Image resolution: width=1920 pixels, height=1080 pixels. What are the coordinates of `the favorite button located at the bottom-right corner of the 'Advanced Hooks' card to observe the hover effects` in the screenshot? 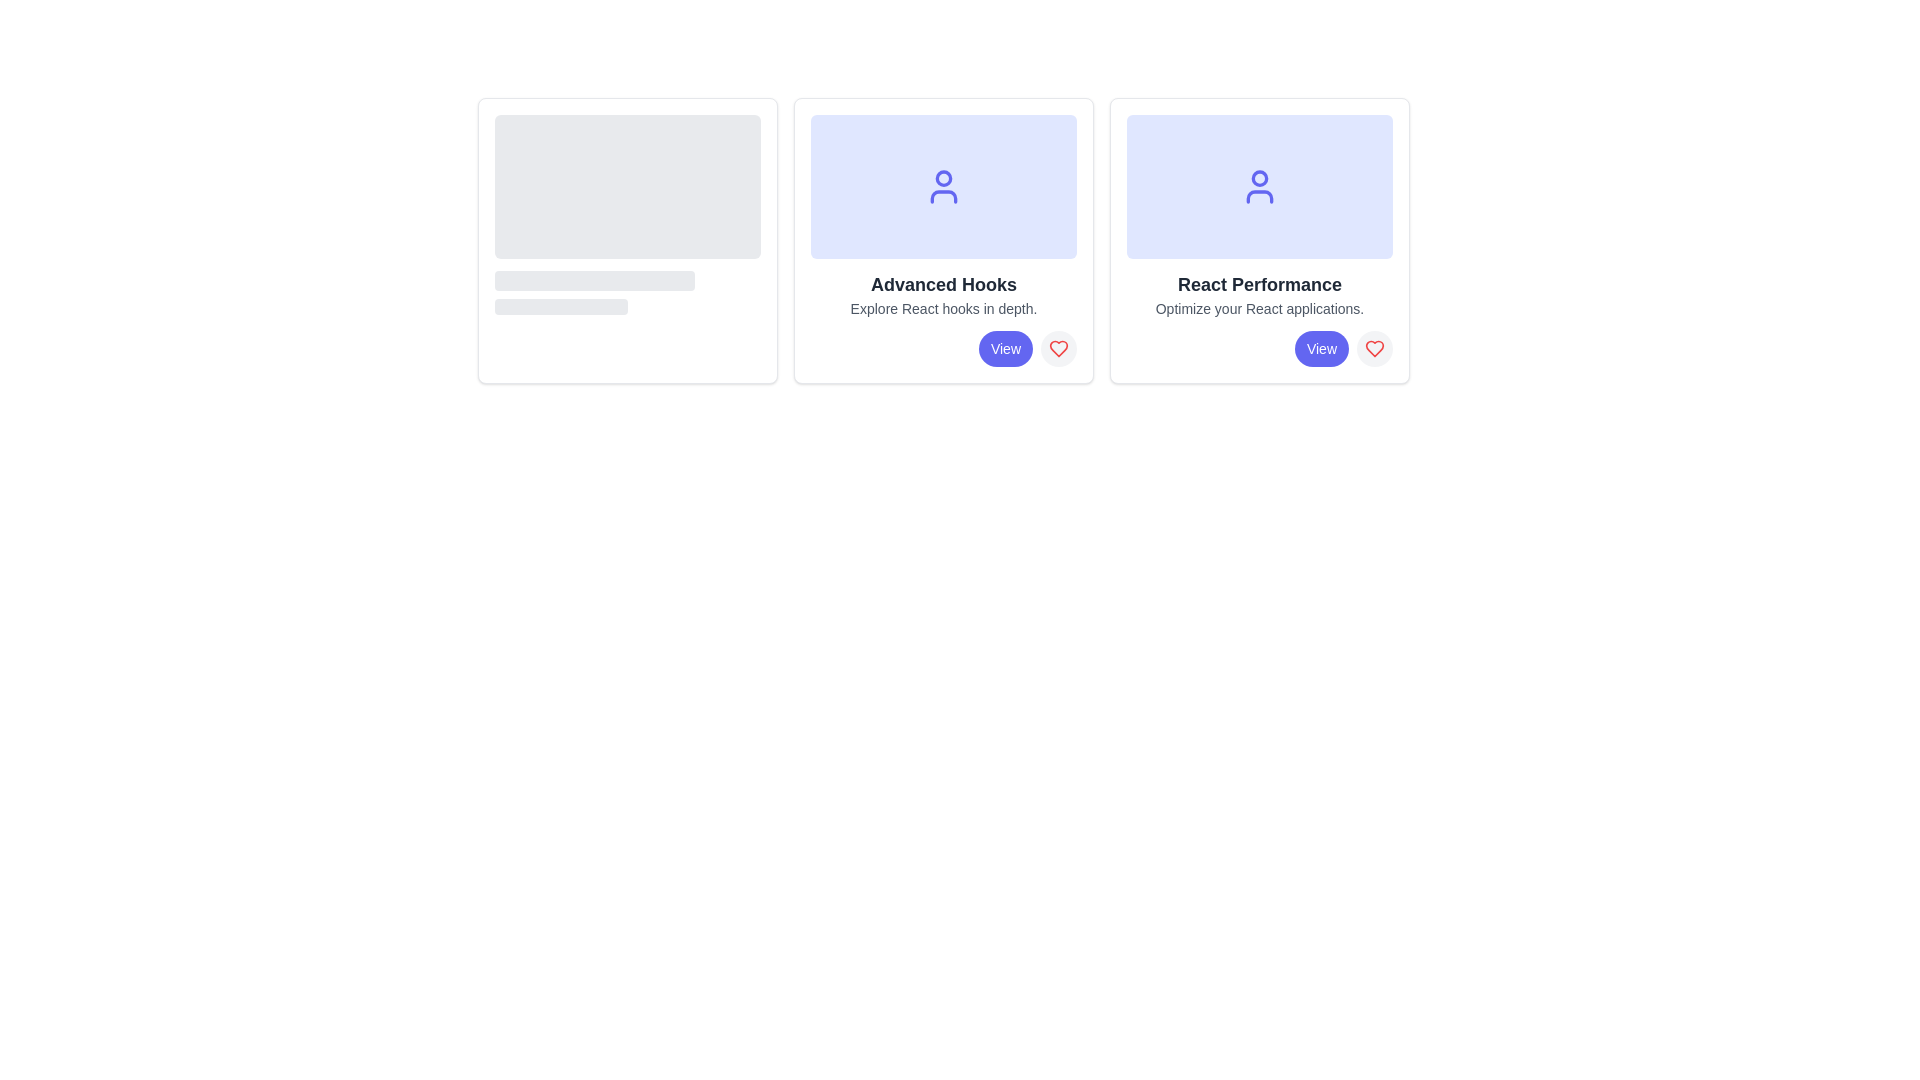 It's located at (1058, 347).